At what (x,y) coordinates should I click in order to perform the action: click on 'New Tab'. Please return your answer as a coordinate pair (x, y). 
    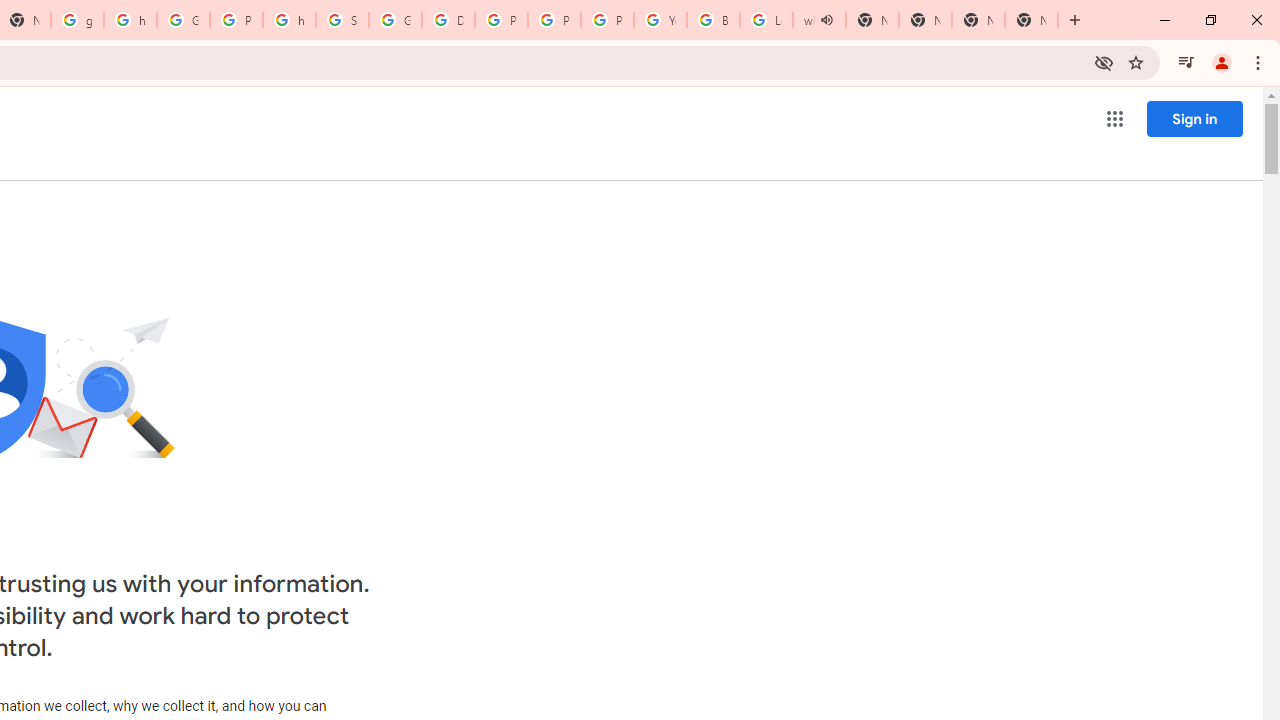
    Looking at the image, I should click on (978, 20).